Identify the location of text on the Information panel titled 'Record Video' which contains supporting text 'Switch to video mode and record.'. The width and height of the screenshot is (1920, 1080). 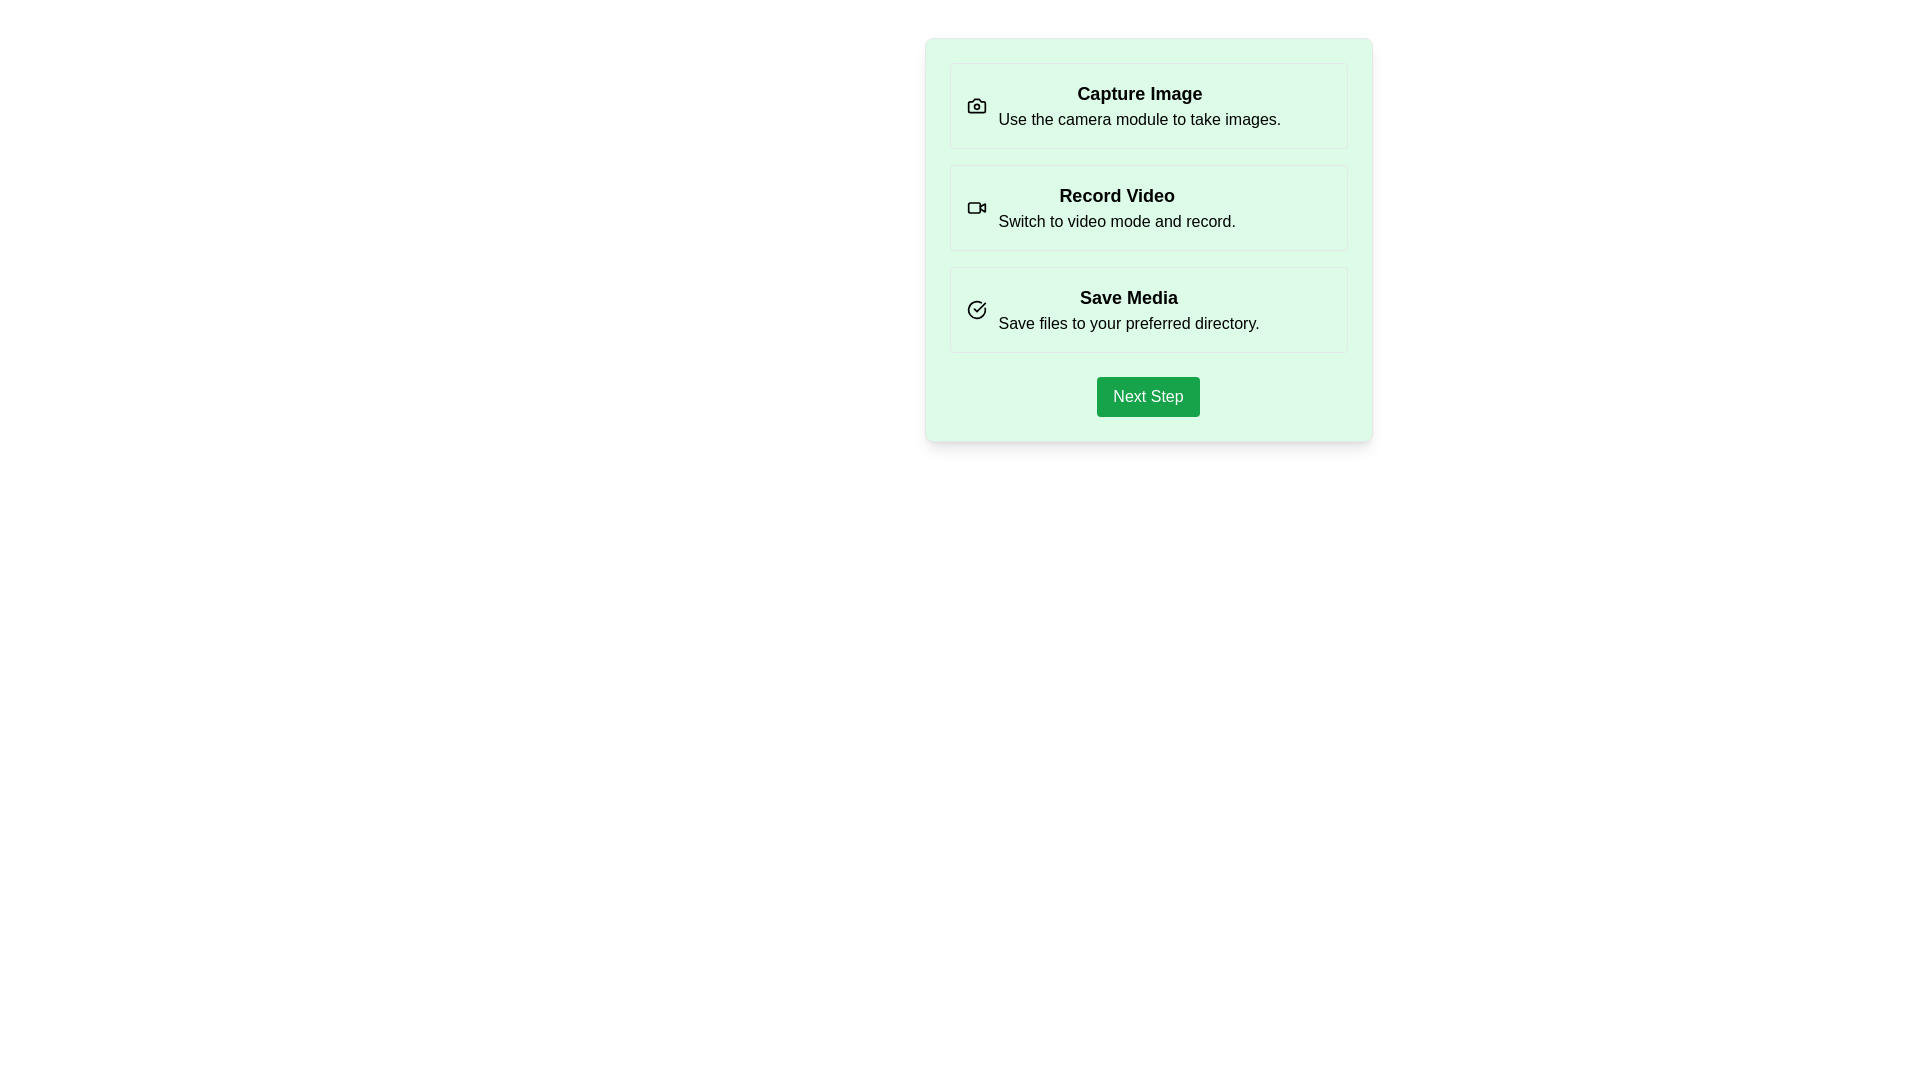
(1116, 208).